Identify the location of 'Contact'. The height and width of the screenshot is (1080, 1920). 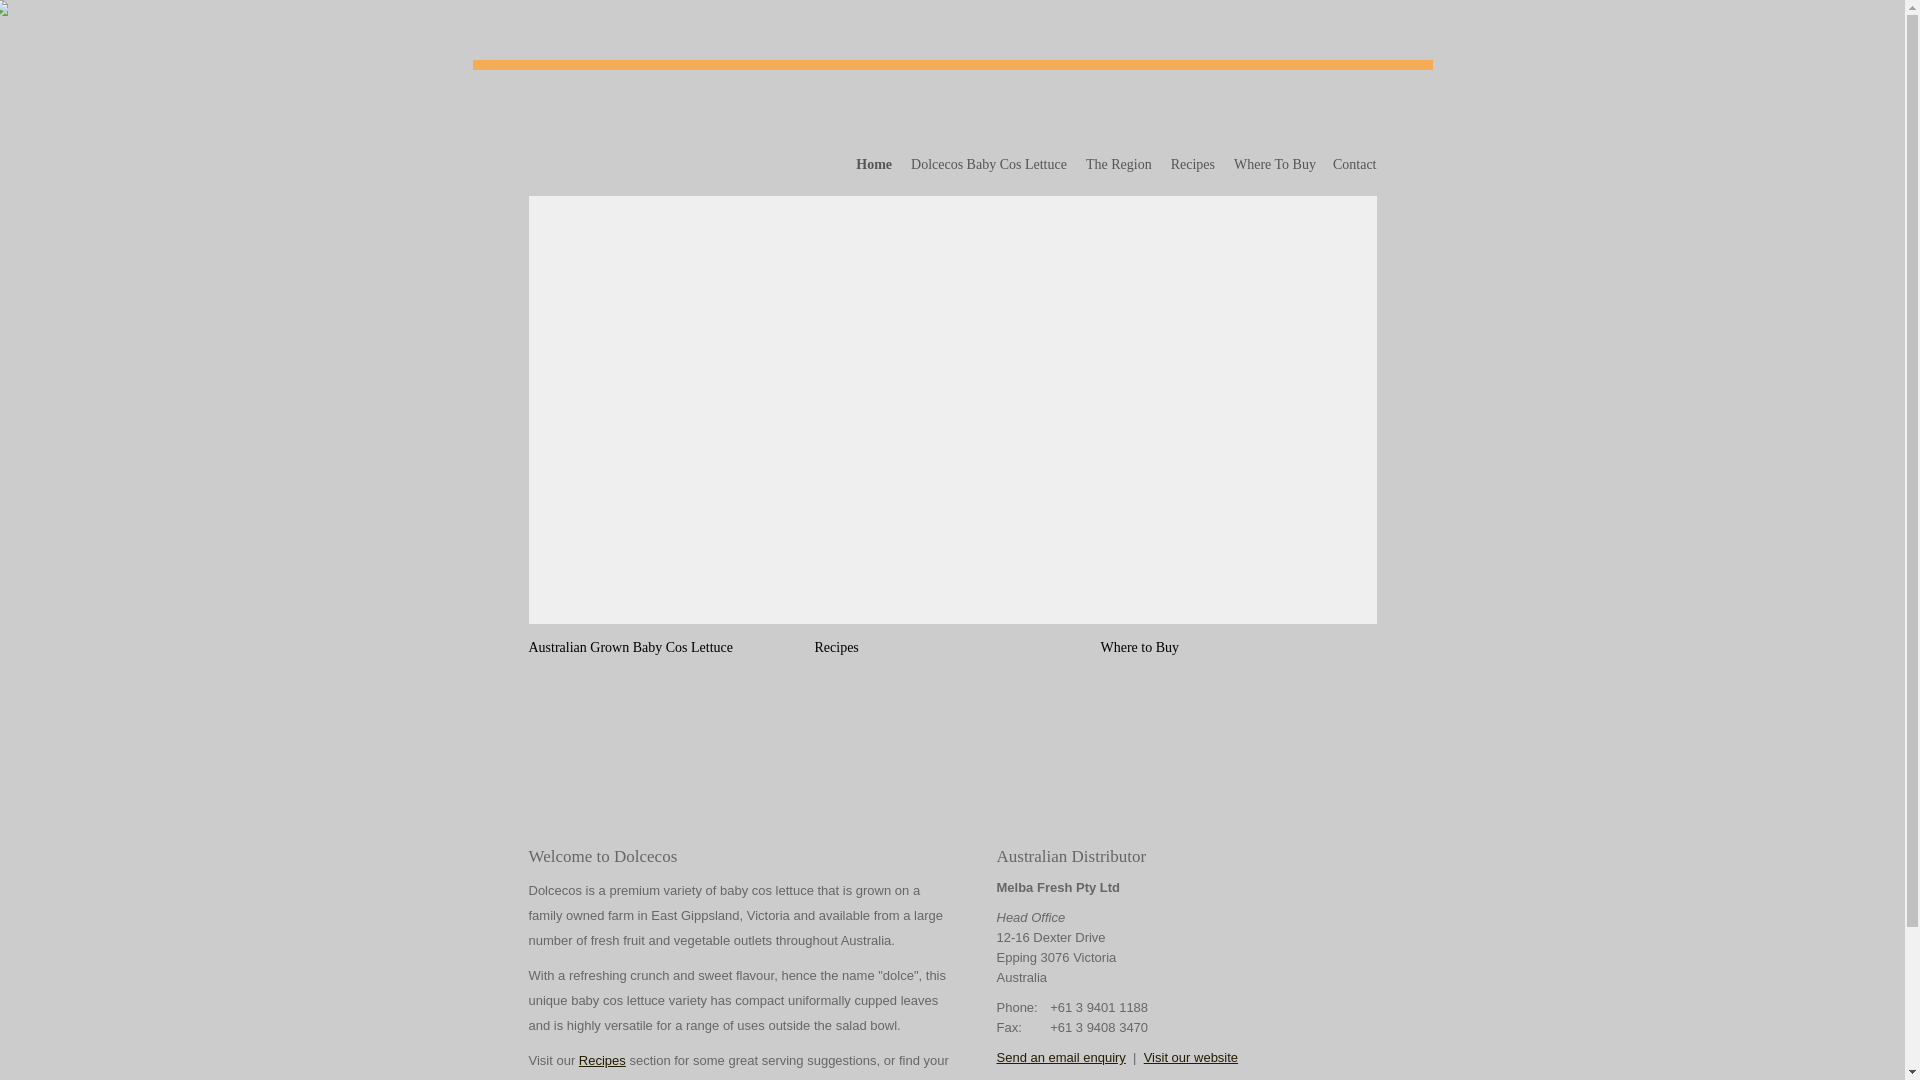
(1351, 164).